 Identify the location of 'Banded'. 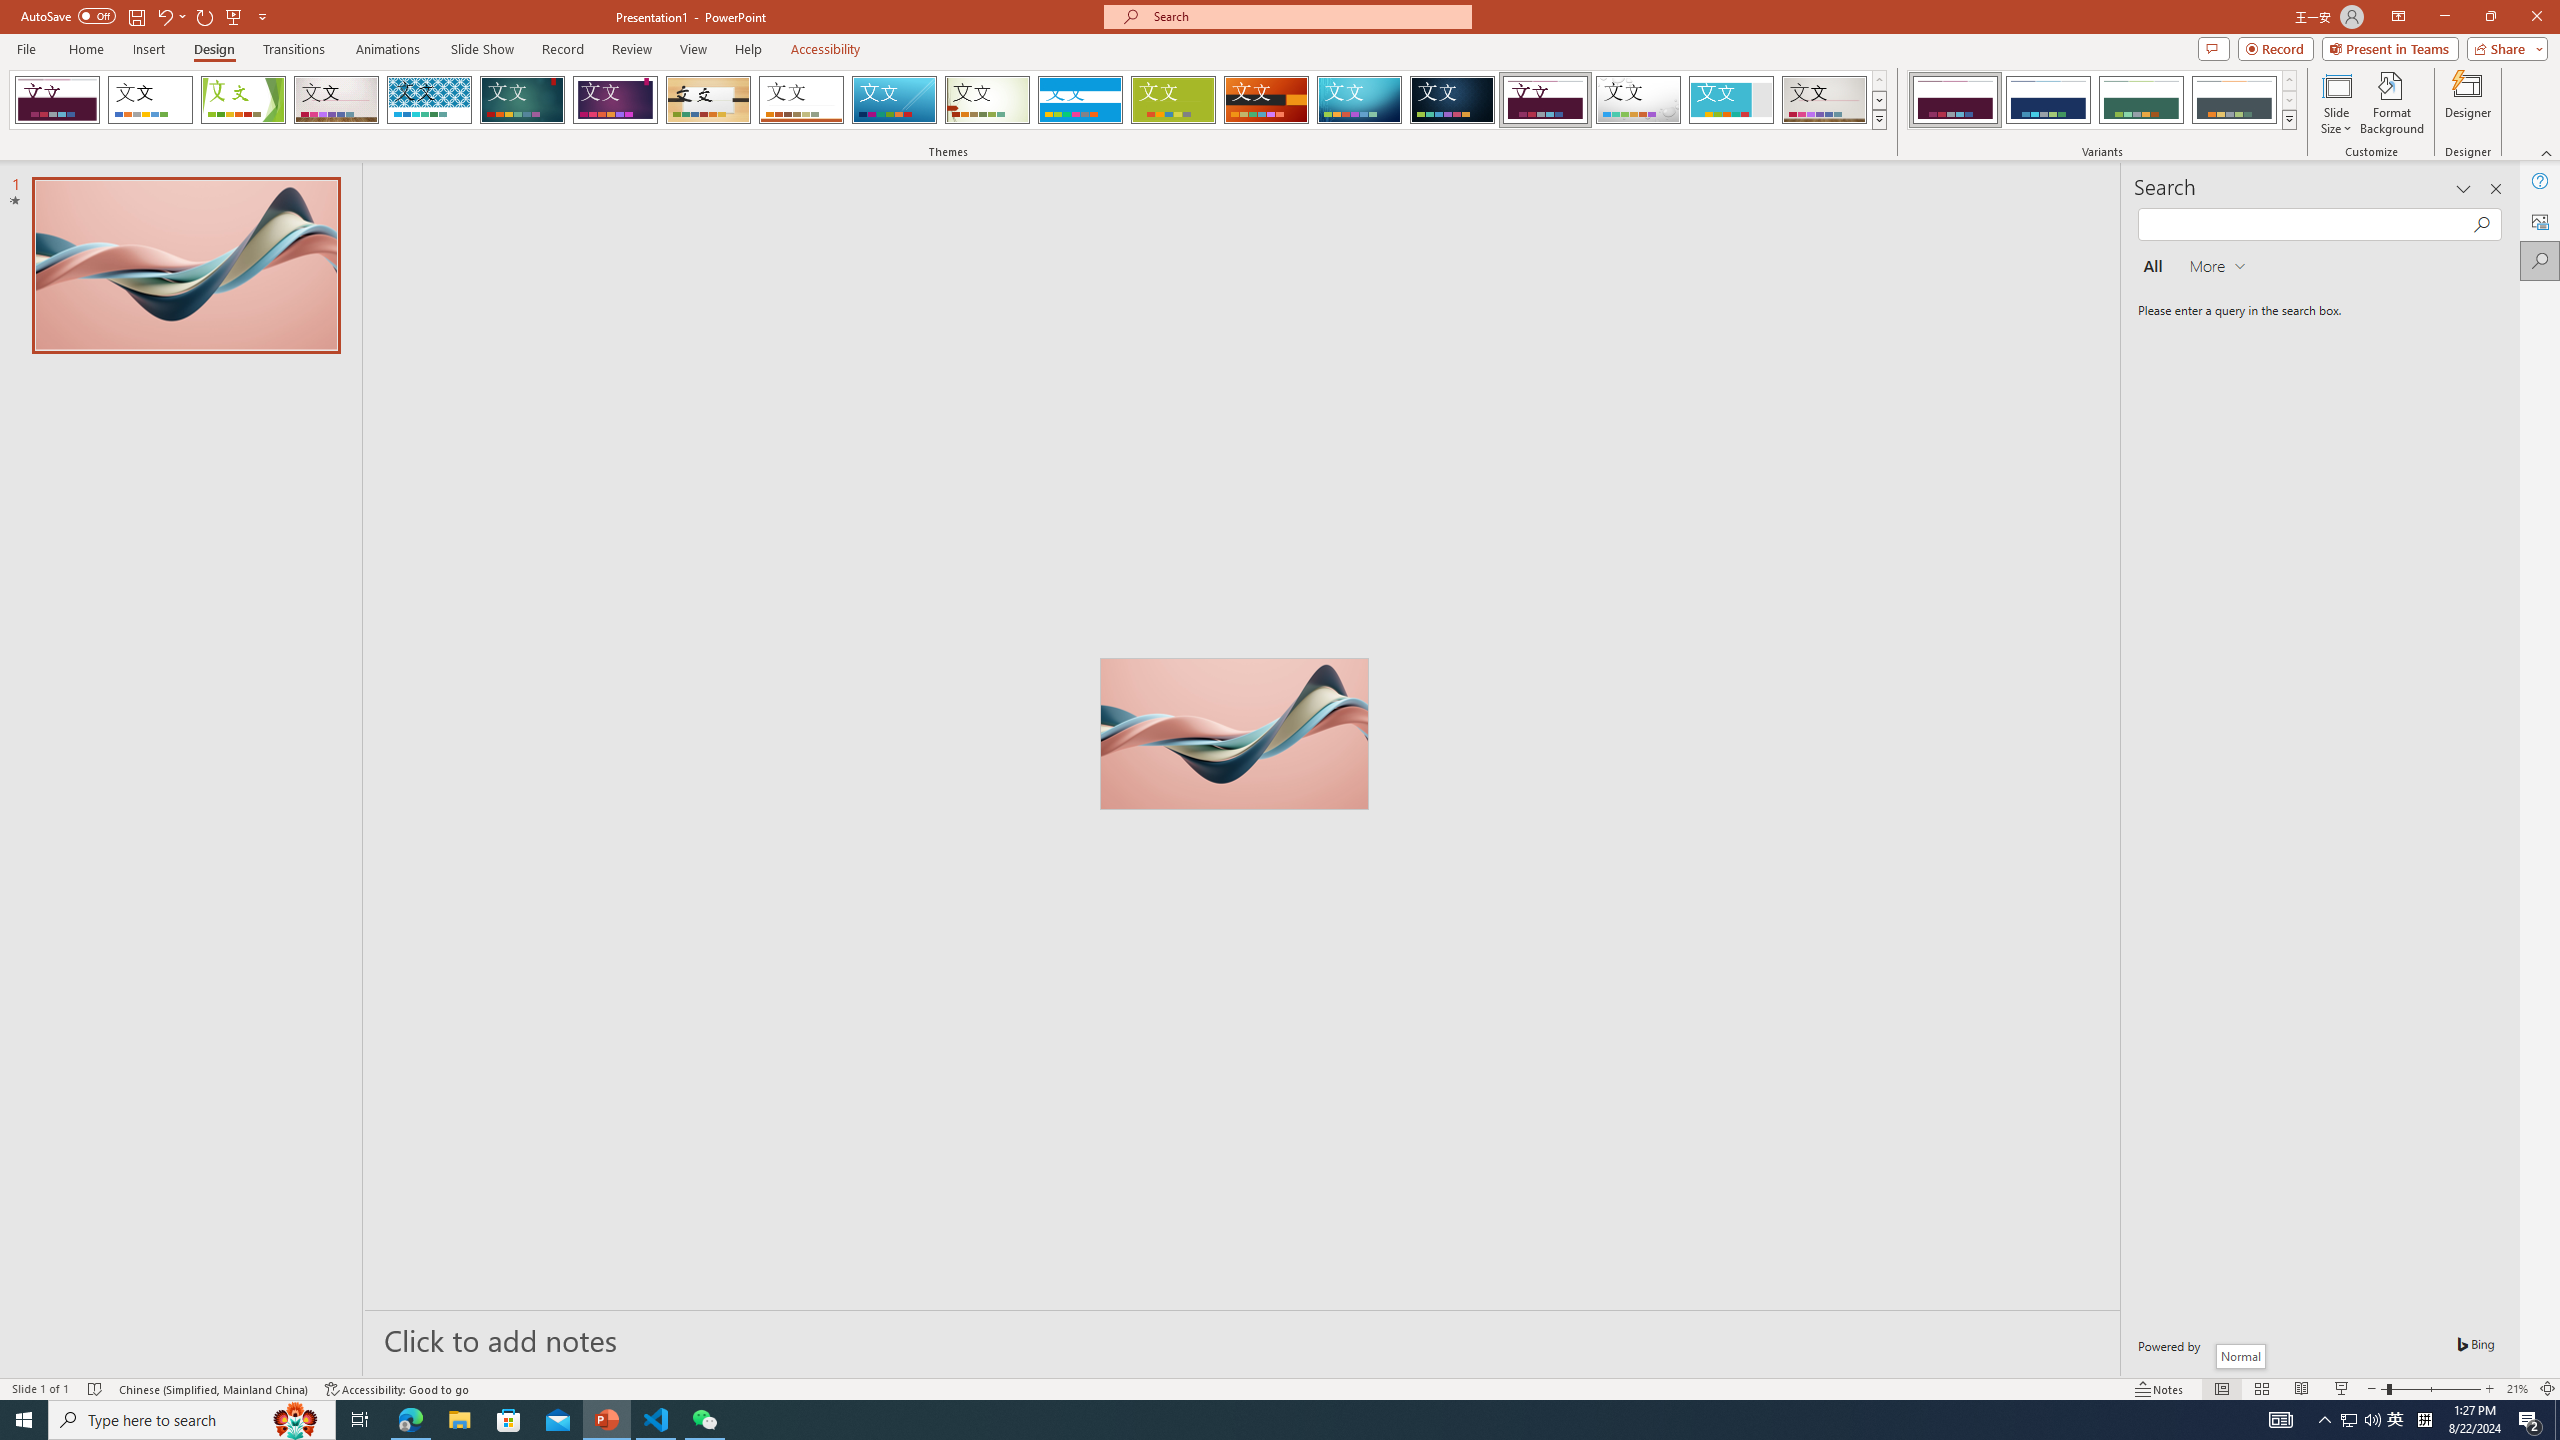
(1080, 99).